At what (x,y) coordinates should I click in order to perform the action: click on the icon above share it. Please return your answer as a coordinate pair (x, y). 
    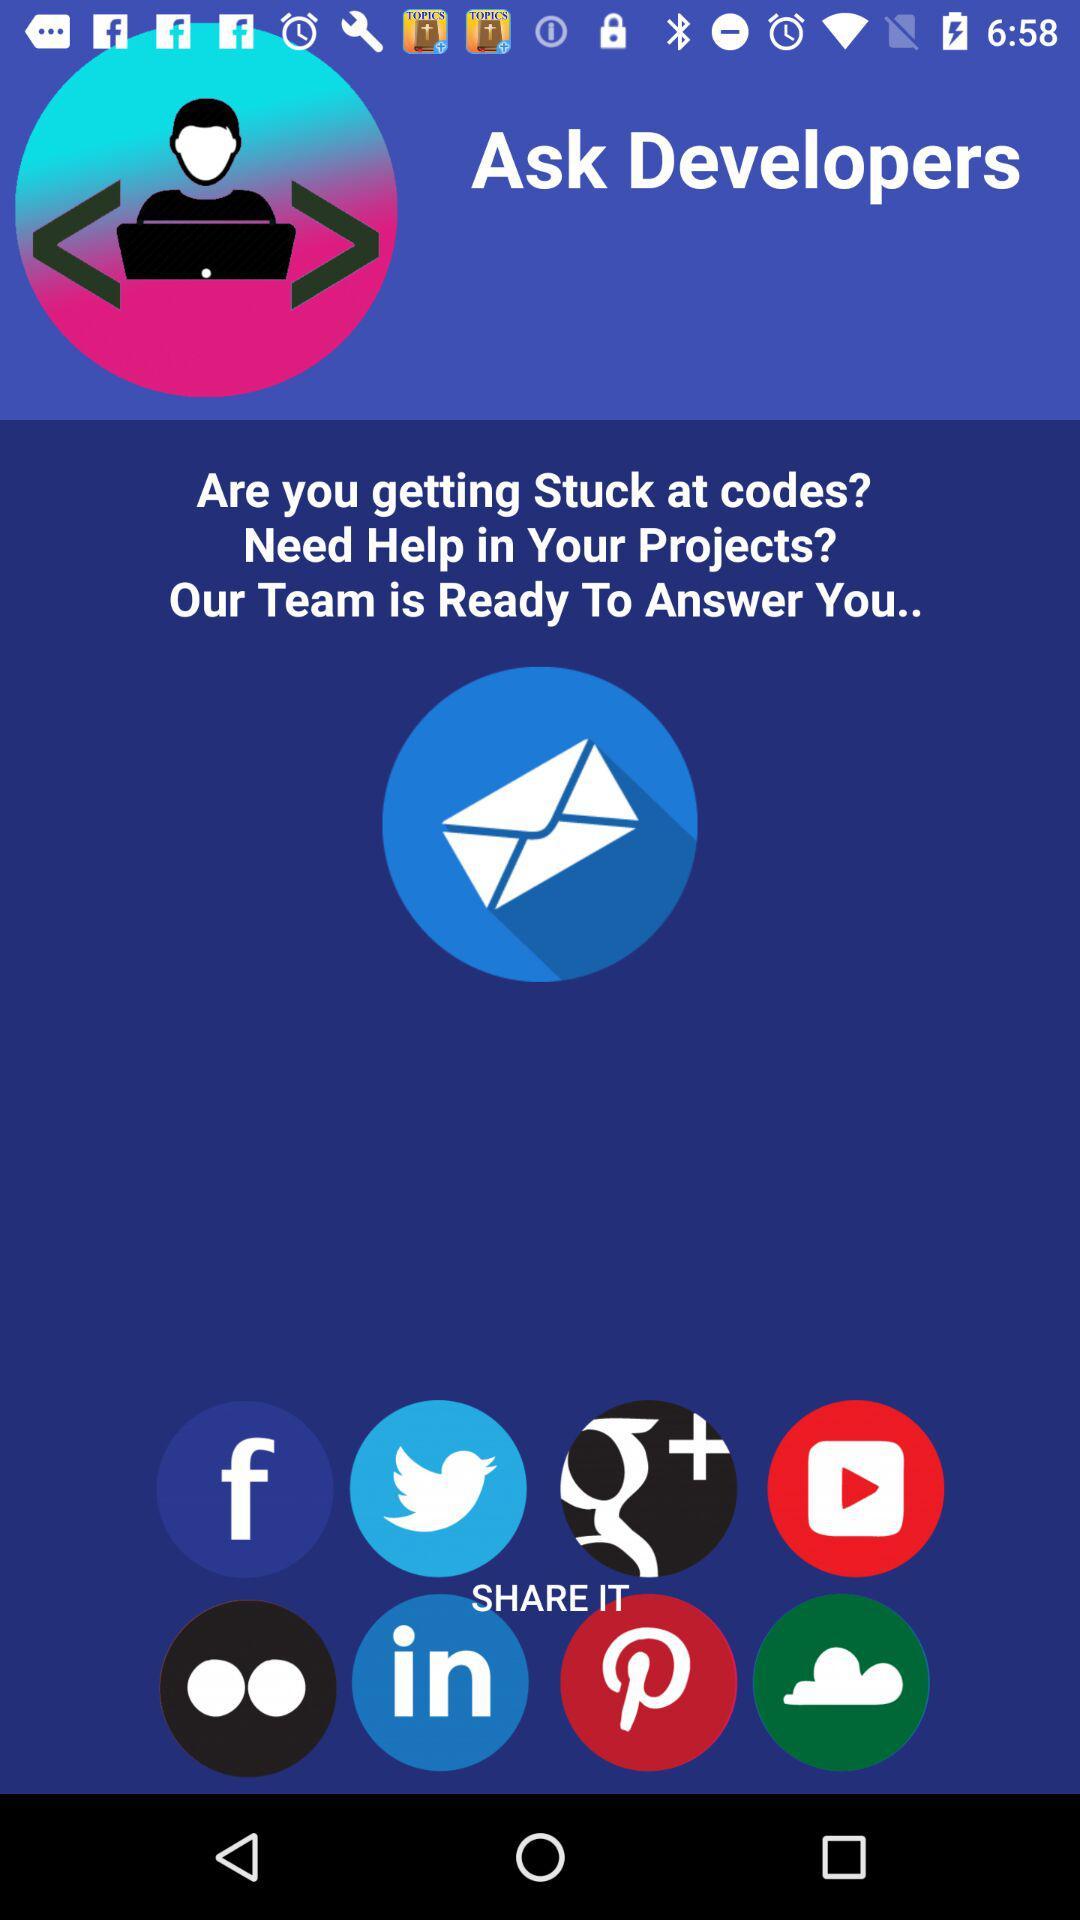
    Looking at the image, I should click on (540, 824).